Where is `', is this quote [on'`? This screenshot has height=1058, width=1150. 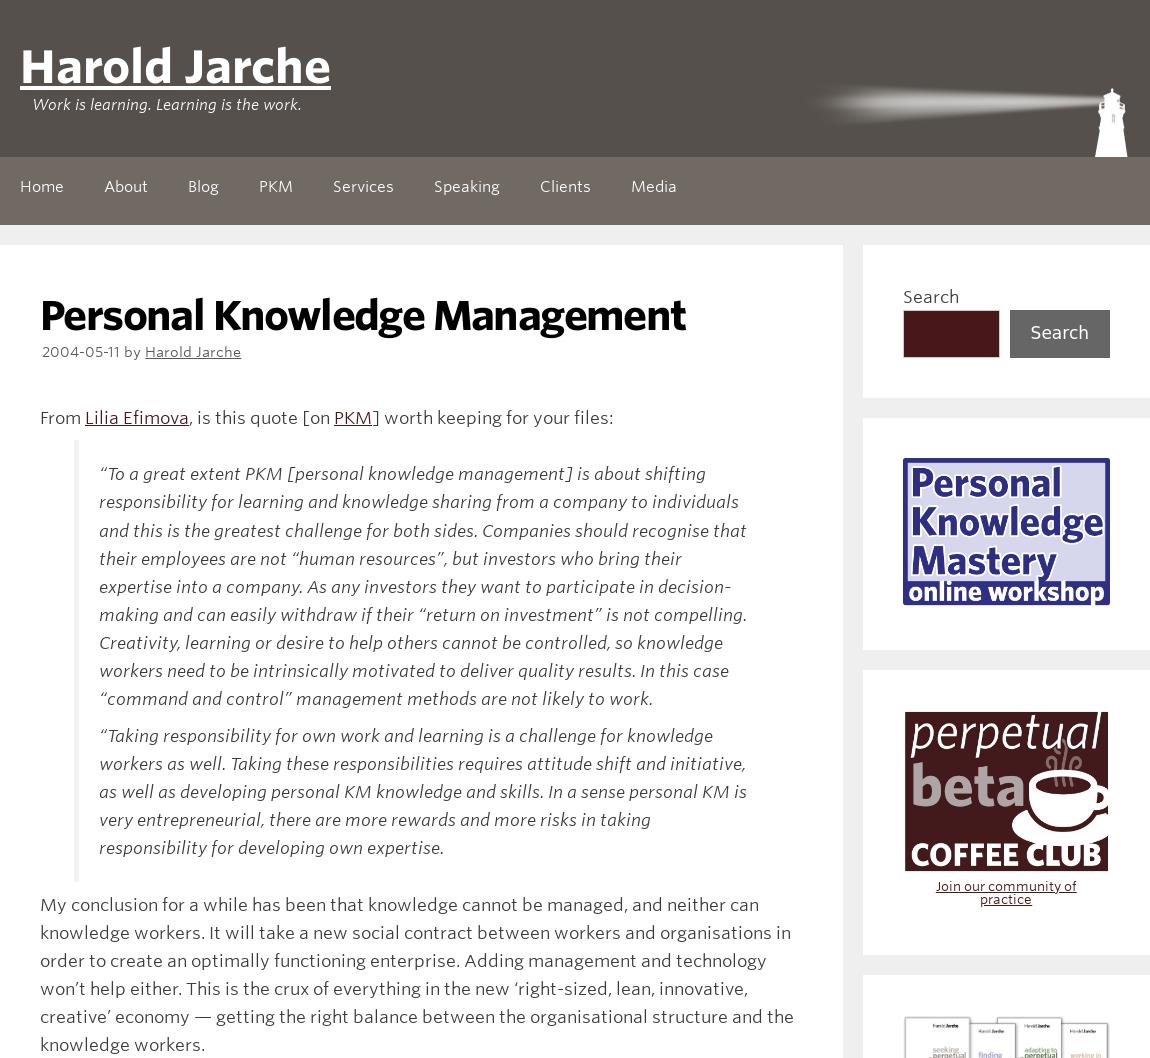 ', is this quote [on' is located at coordinates (260, 418).